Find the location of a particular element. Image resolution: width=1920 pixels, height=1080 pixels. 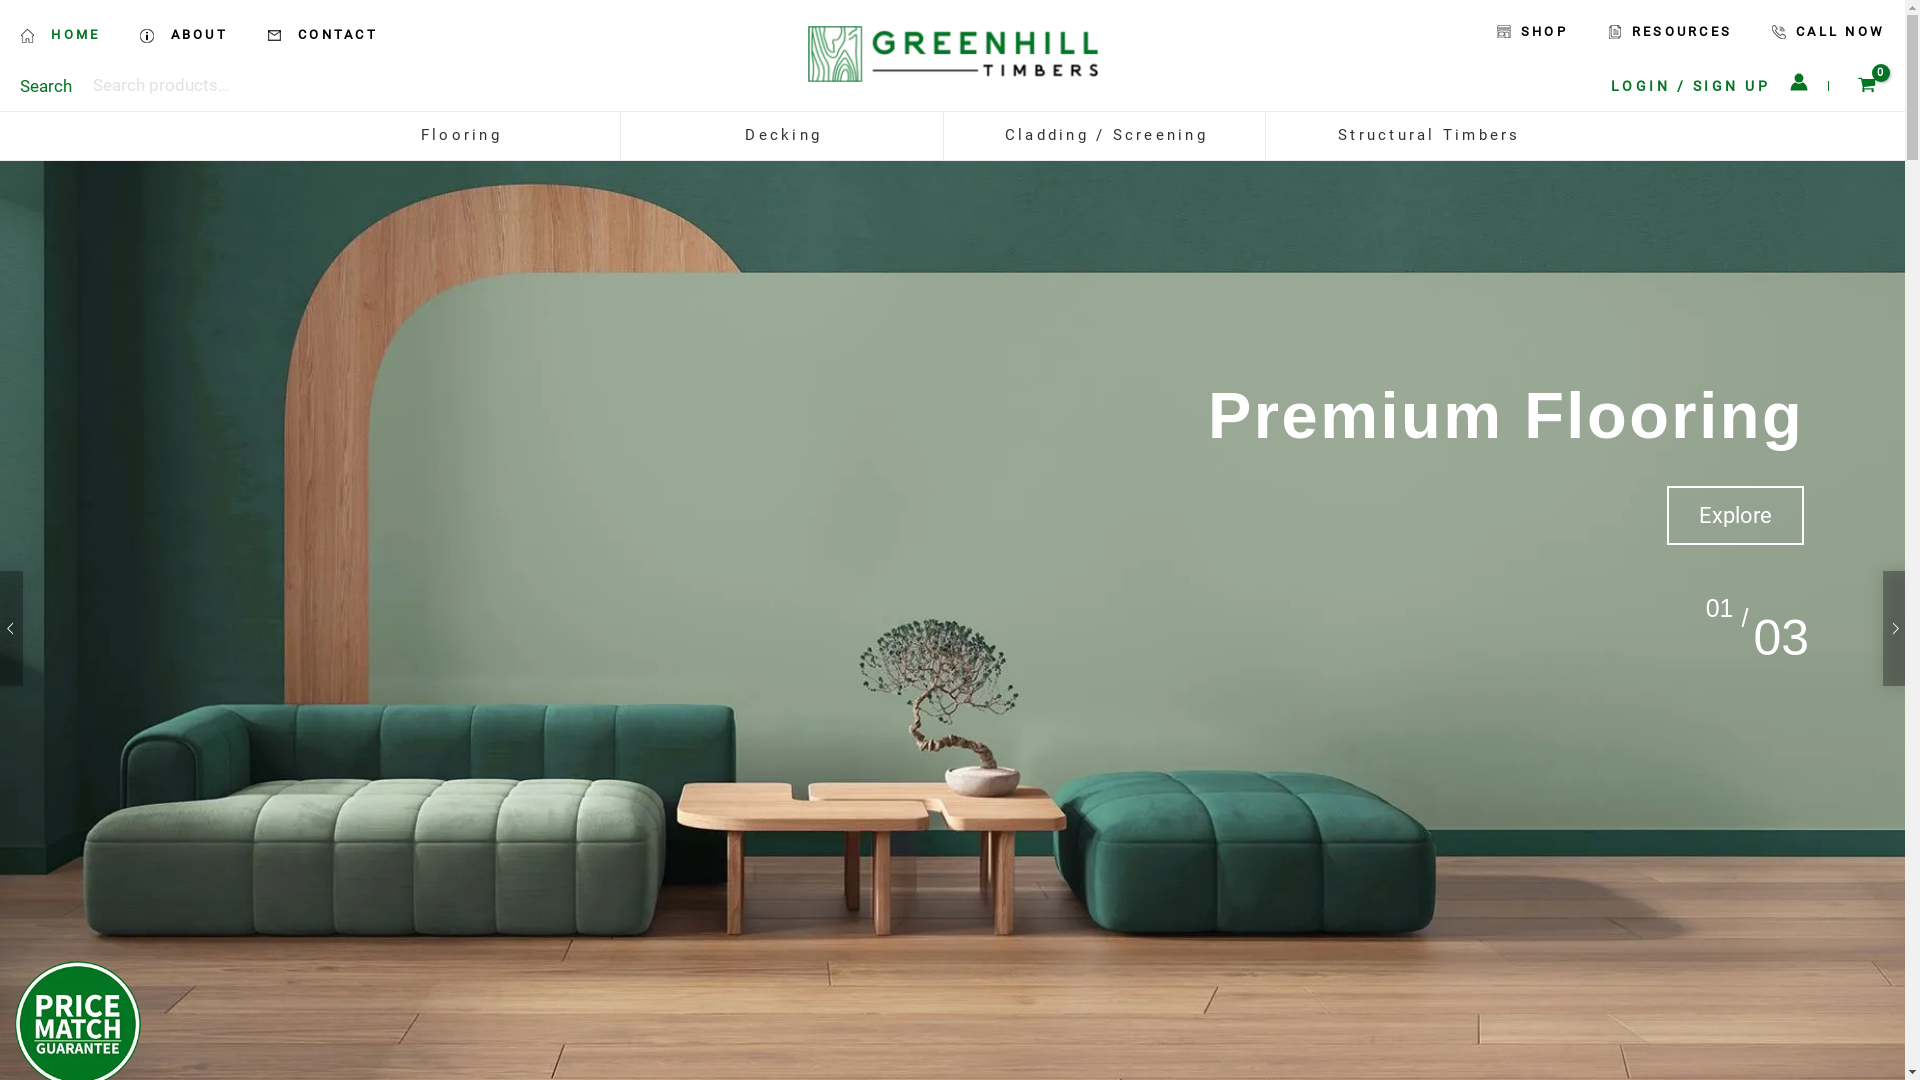

'Cladding / Screening' is located at coordinates (1106, 135).